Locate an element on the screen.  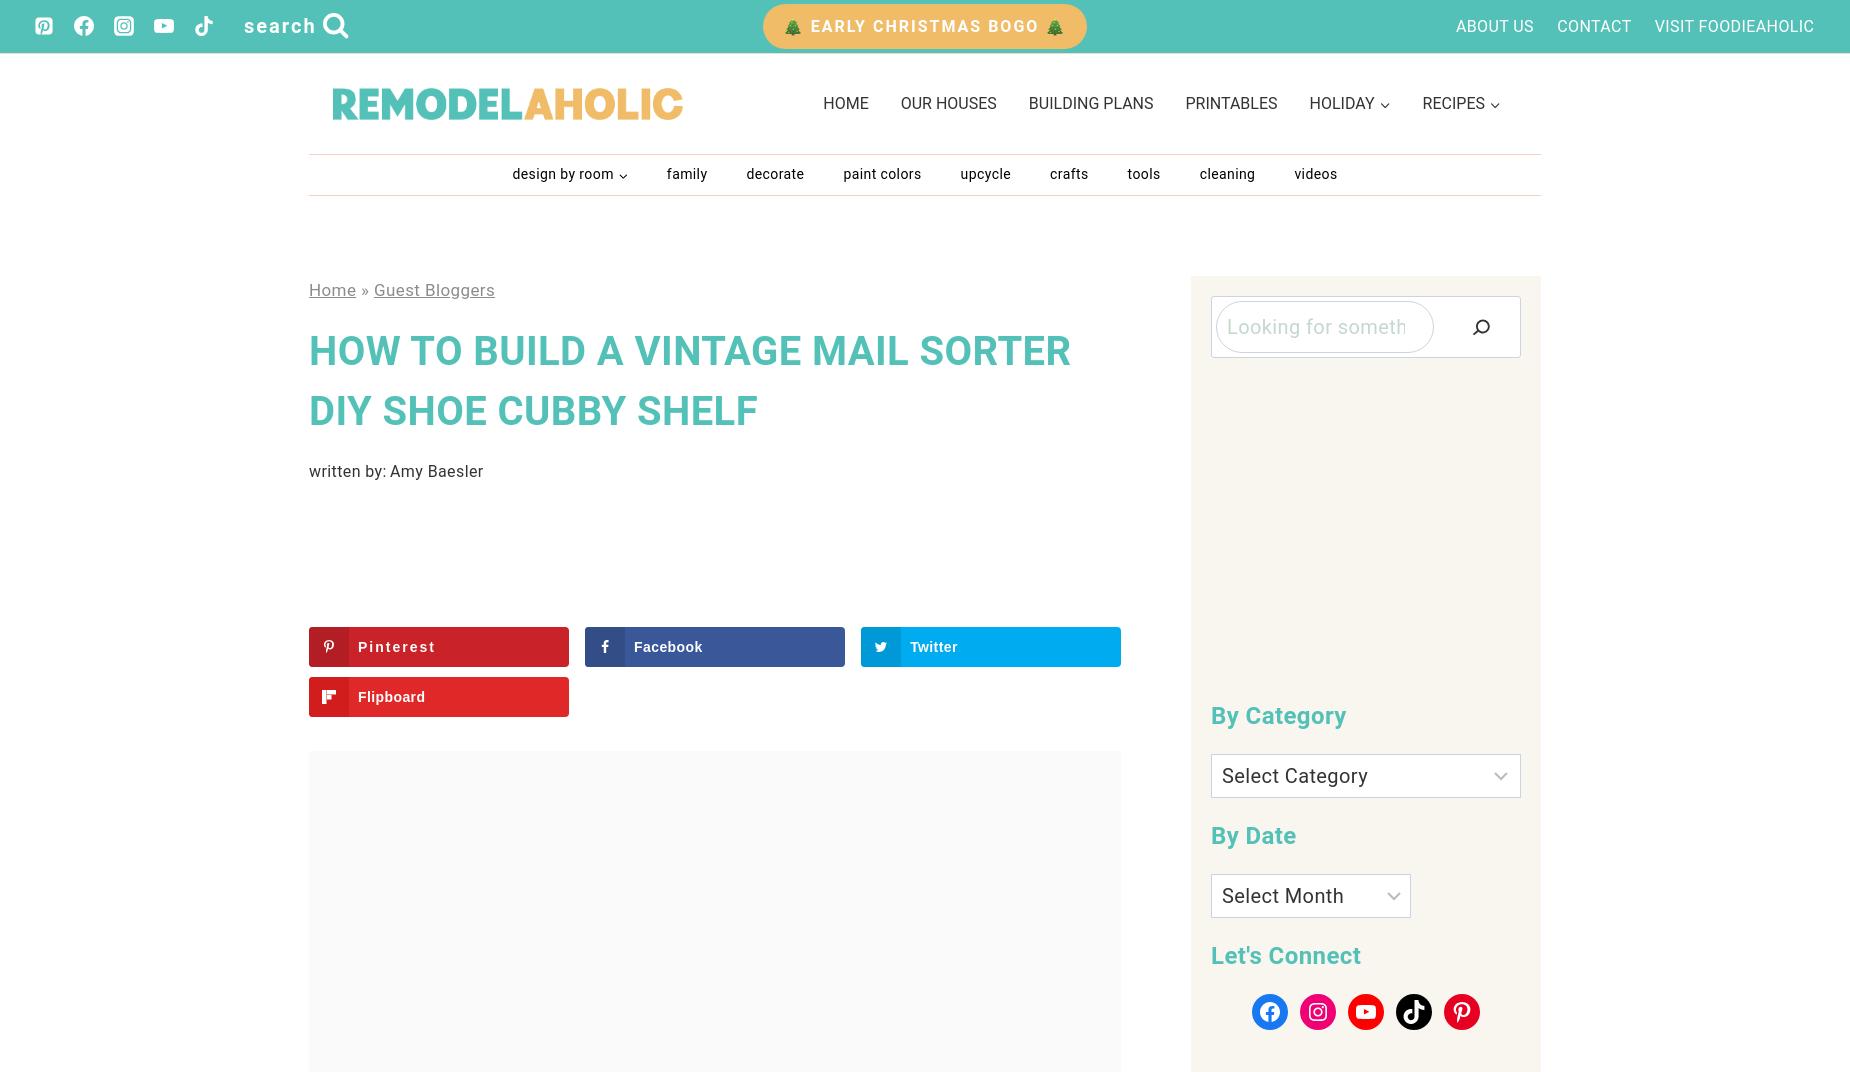
'Upcycle' is located at coordinates (958, 172).